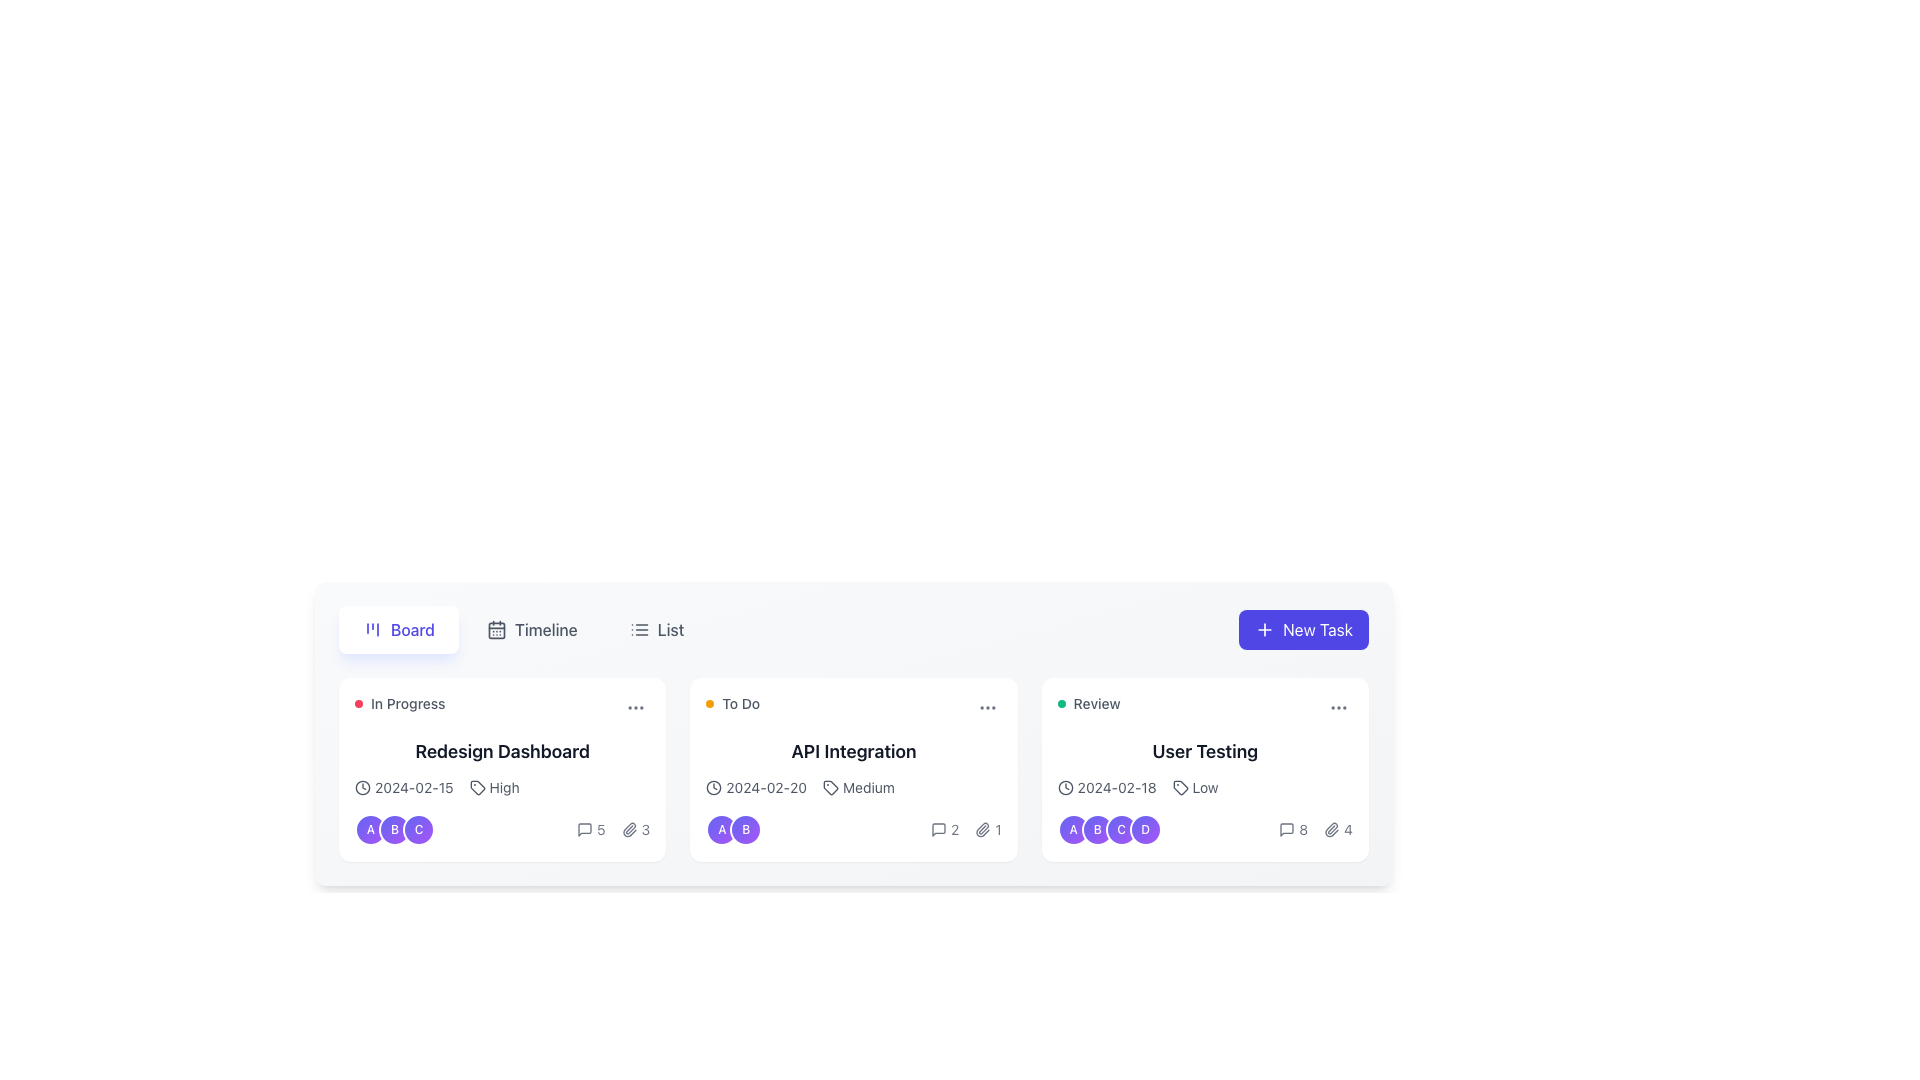 Image resolution: width=1920 pixels, height=1080 pixels. What do you see at coordinates (1195, 786) in the screenshot?
I see `the Label with an icon that displays the text 'Low' next to a tag icon, located in the 'User Testing' card under the 'Review' column, positioned below the date '2024-02-18'` at bounding box center [1195, 786].